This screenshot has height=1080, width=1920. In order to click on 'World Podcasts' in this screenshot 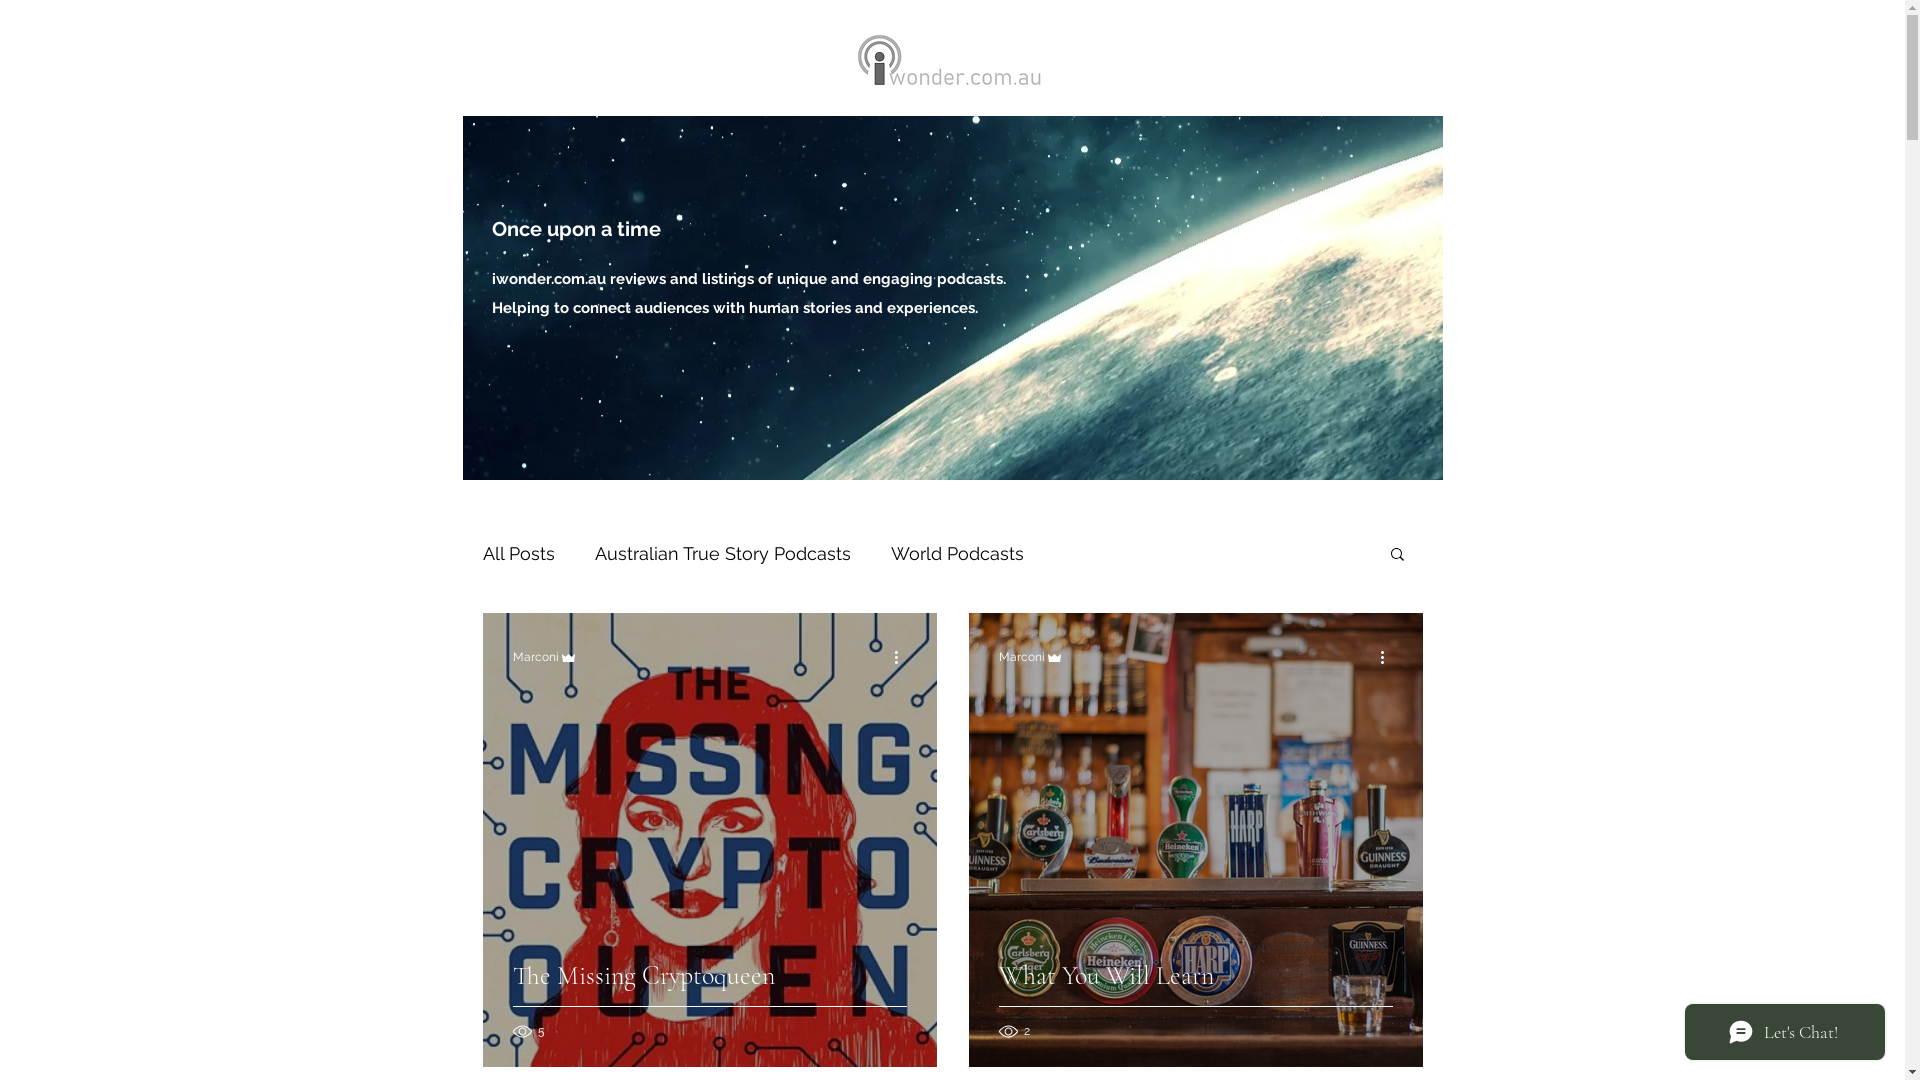, I will do `click(955, 552)`.